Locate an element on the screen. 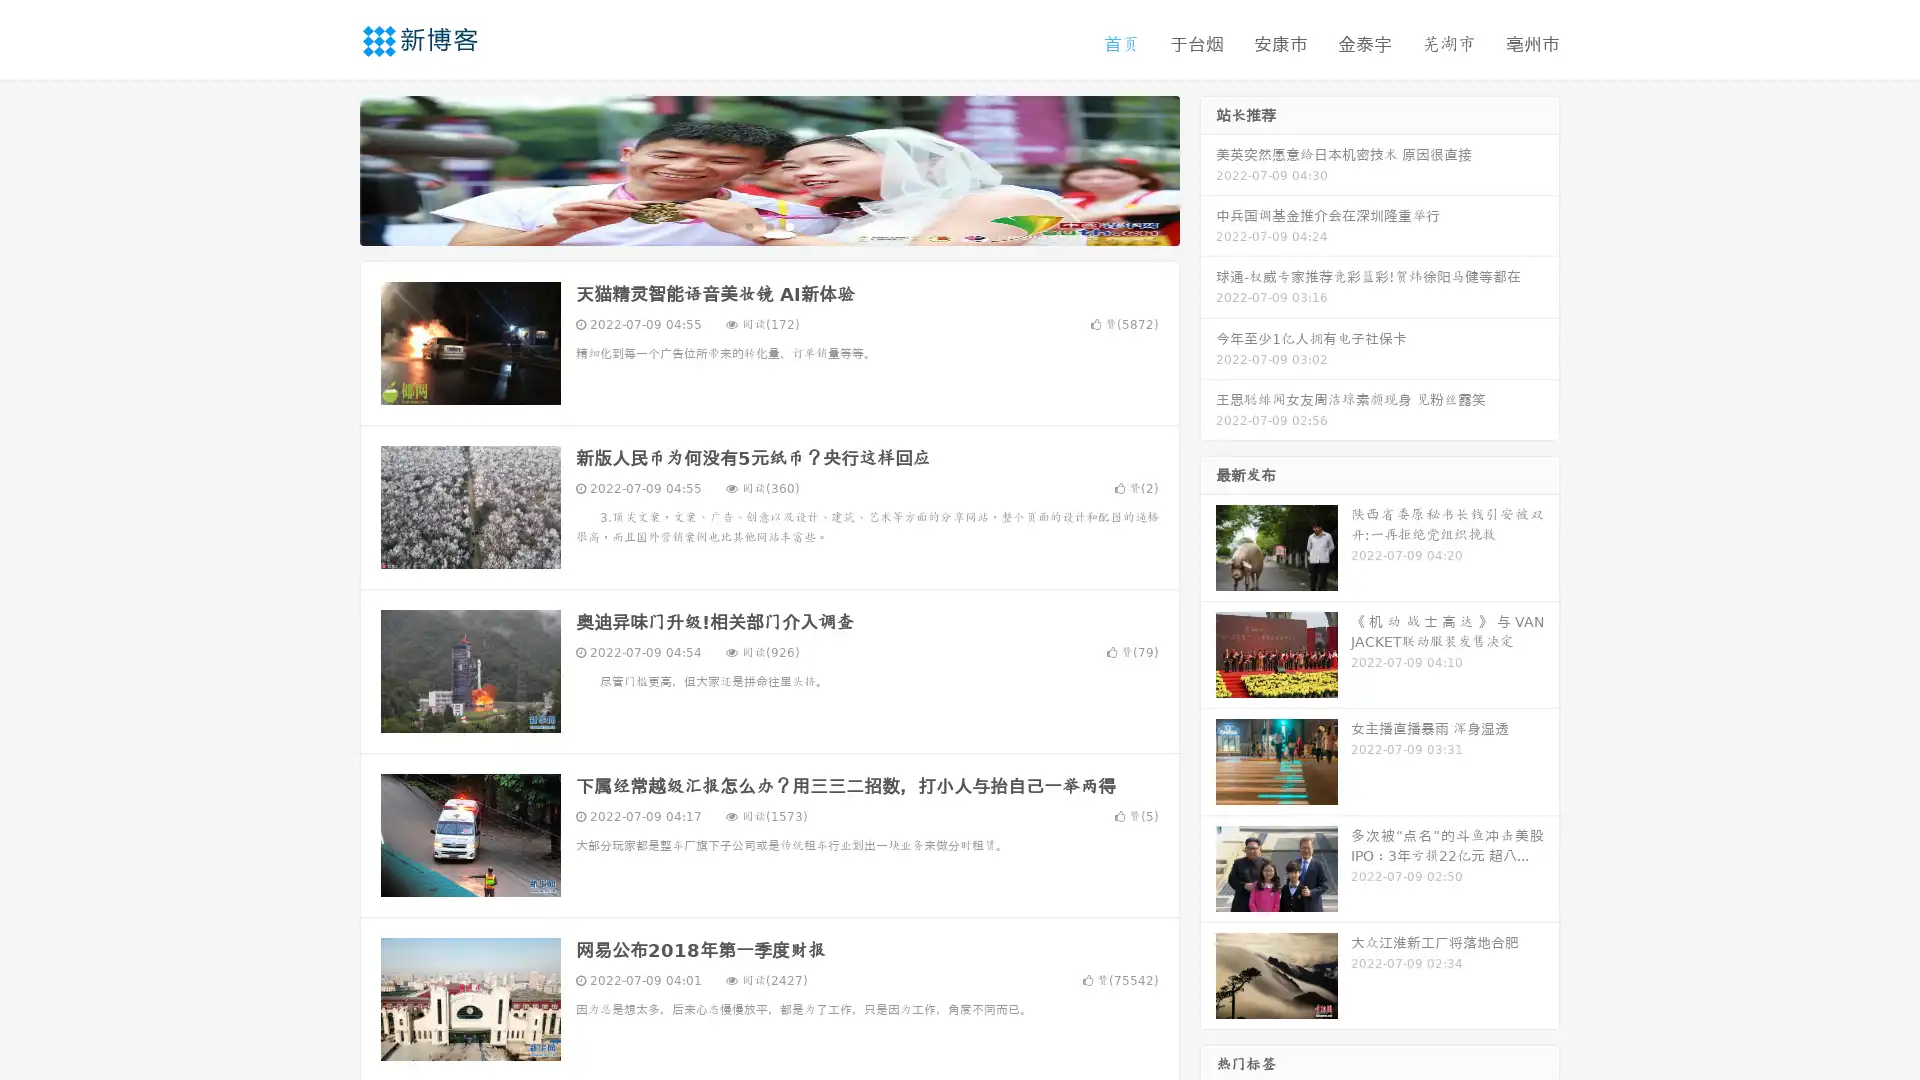 The height and width of the screenshot is (1080, 1920). Go to slide 1 is located at coordinates (748, 225).